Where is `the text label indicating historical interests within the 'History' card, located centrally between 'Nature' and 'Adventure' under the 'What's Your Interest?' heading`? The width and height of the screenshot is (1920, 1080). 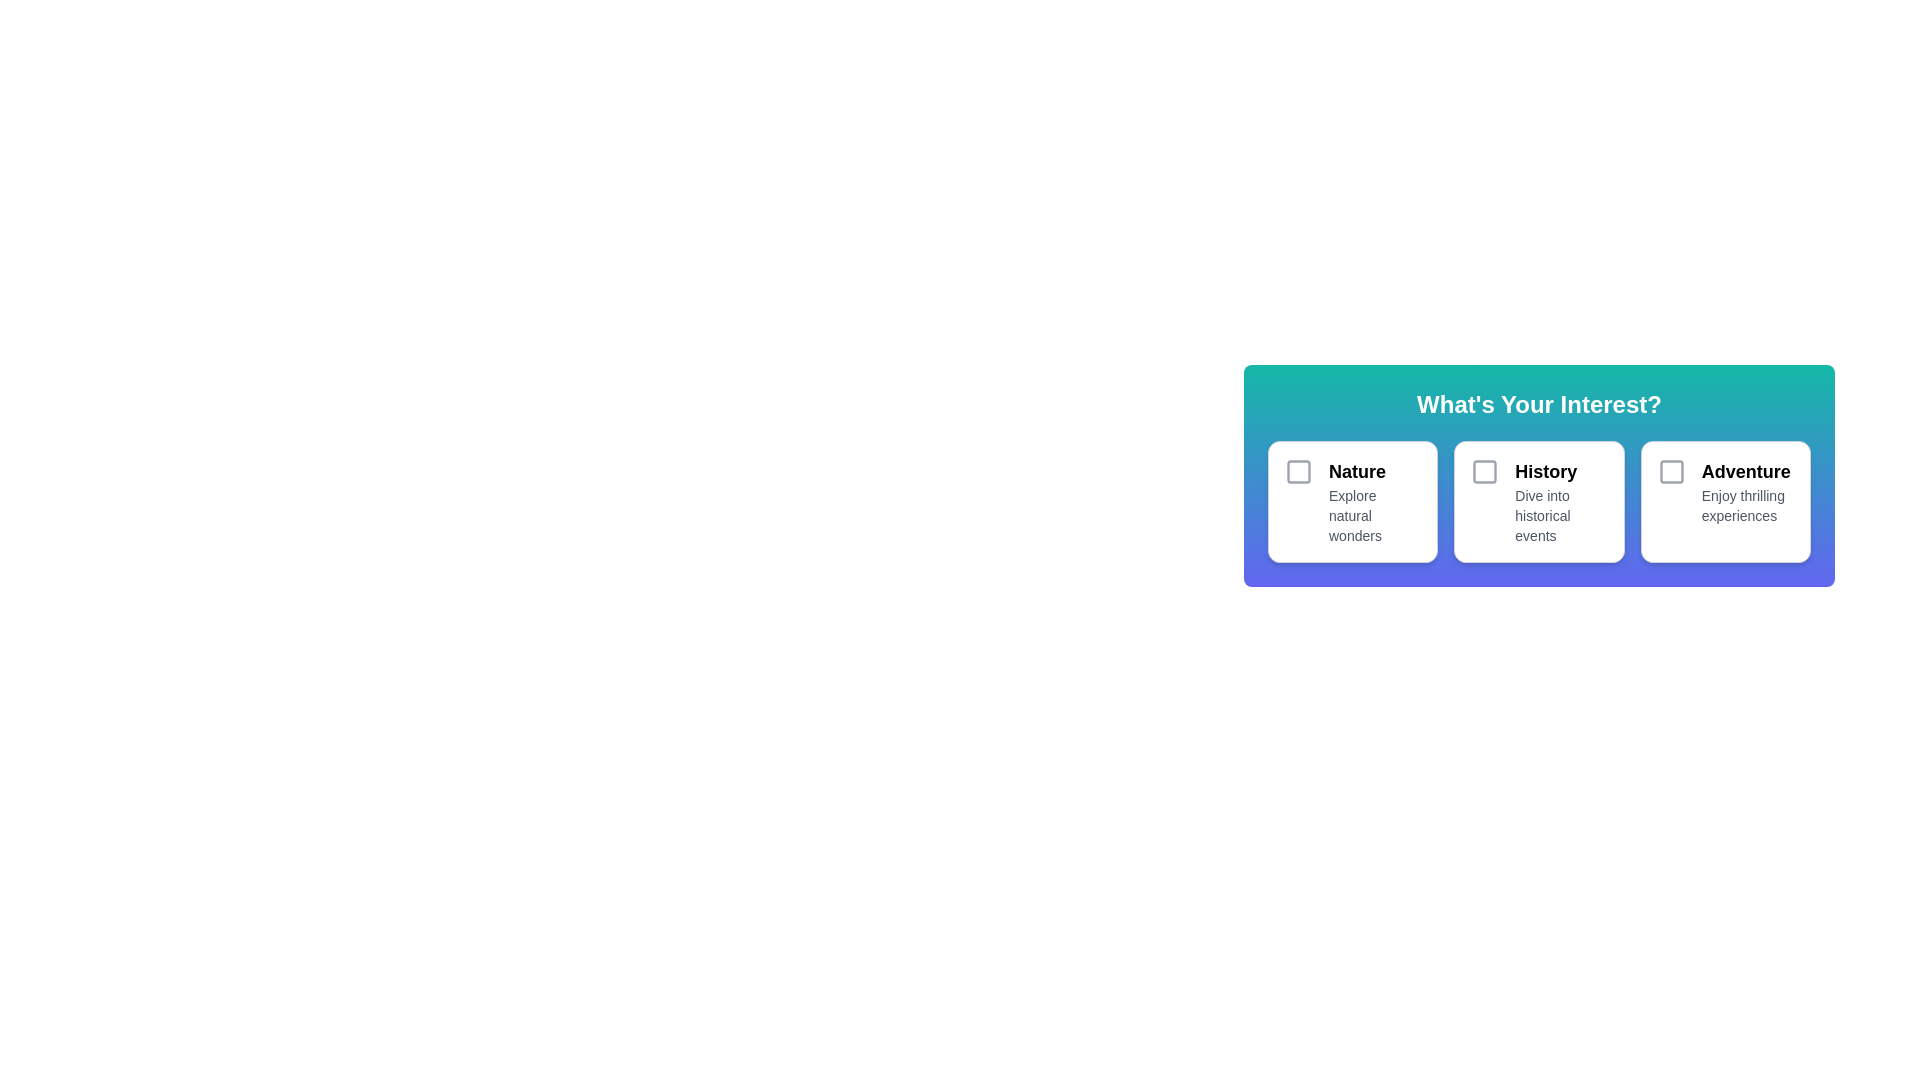 the text label indicating historical interests within the 'History' card, located centrally between 'Nature' and 'Adventure' under the 'What's Your Interest?' heading is located at coordinates (1560, 500).